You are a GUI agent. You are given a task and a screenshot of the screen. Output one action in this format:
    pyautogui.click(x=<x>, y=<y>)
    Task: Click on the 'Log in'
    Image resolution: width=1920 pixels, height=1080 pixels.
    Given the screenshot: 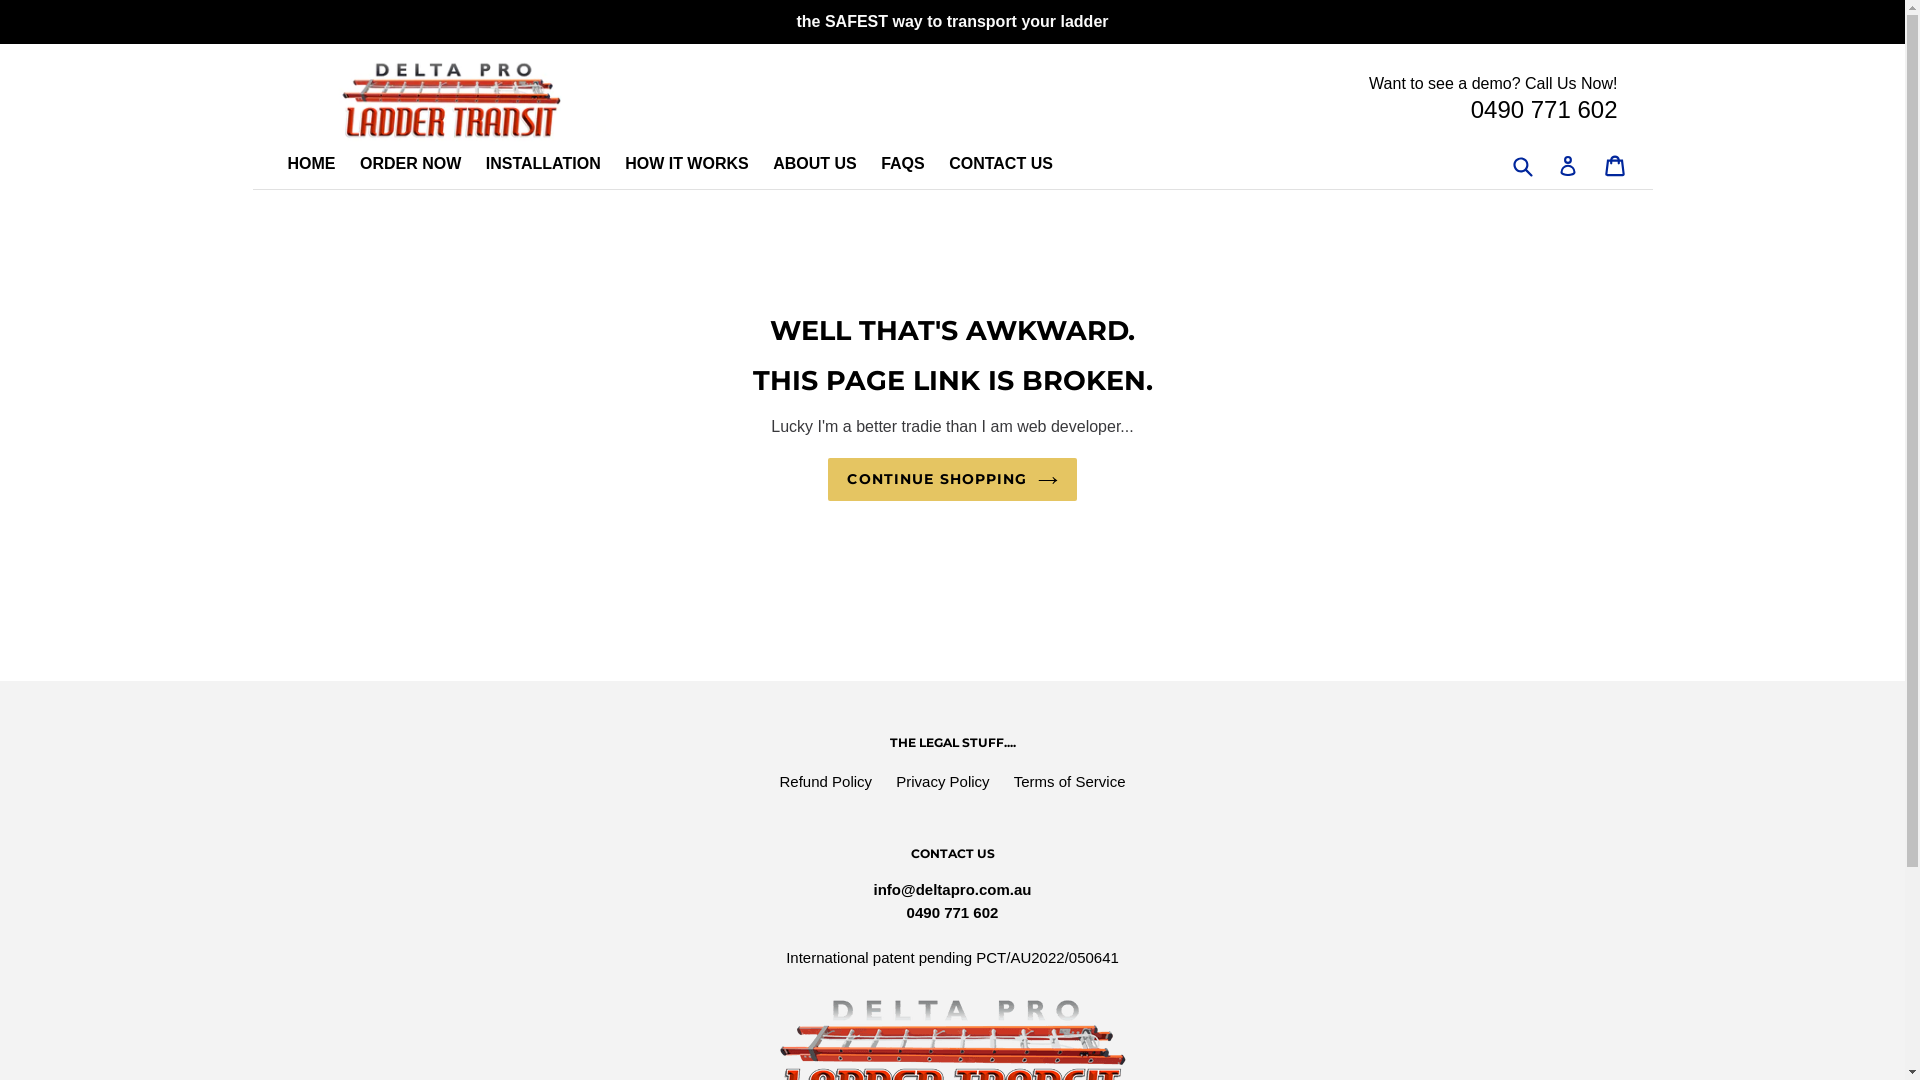 What is the action you would take?
    pyautogui.click(x=1567, y=164)
    